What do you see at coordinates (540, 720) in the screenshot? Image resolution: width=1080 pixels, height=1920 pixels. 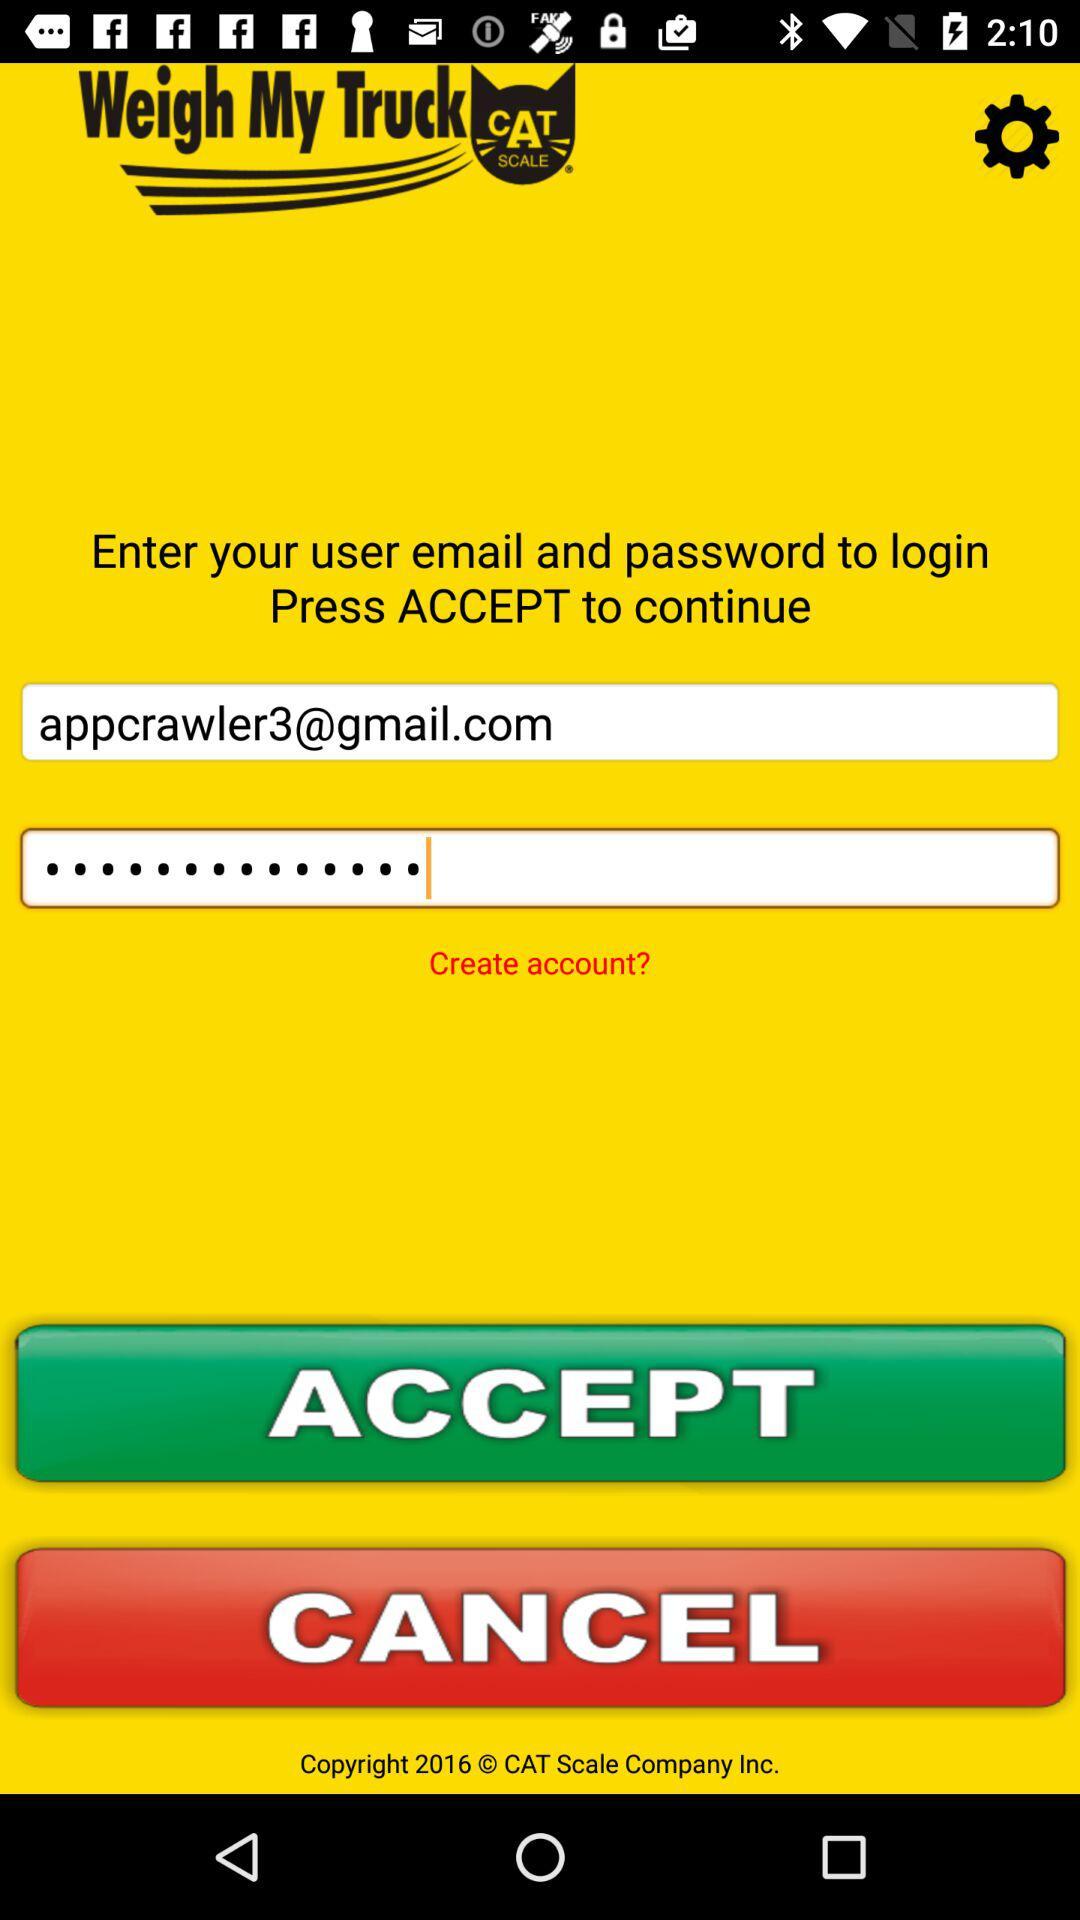 I see `the item above the appcrawler3116` at bounding box center [540, 720].